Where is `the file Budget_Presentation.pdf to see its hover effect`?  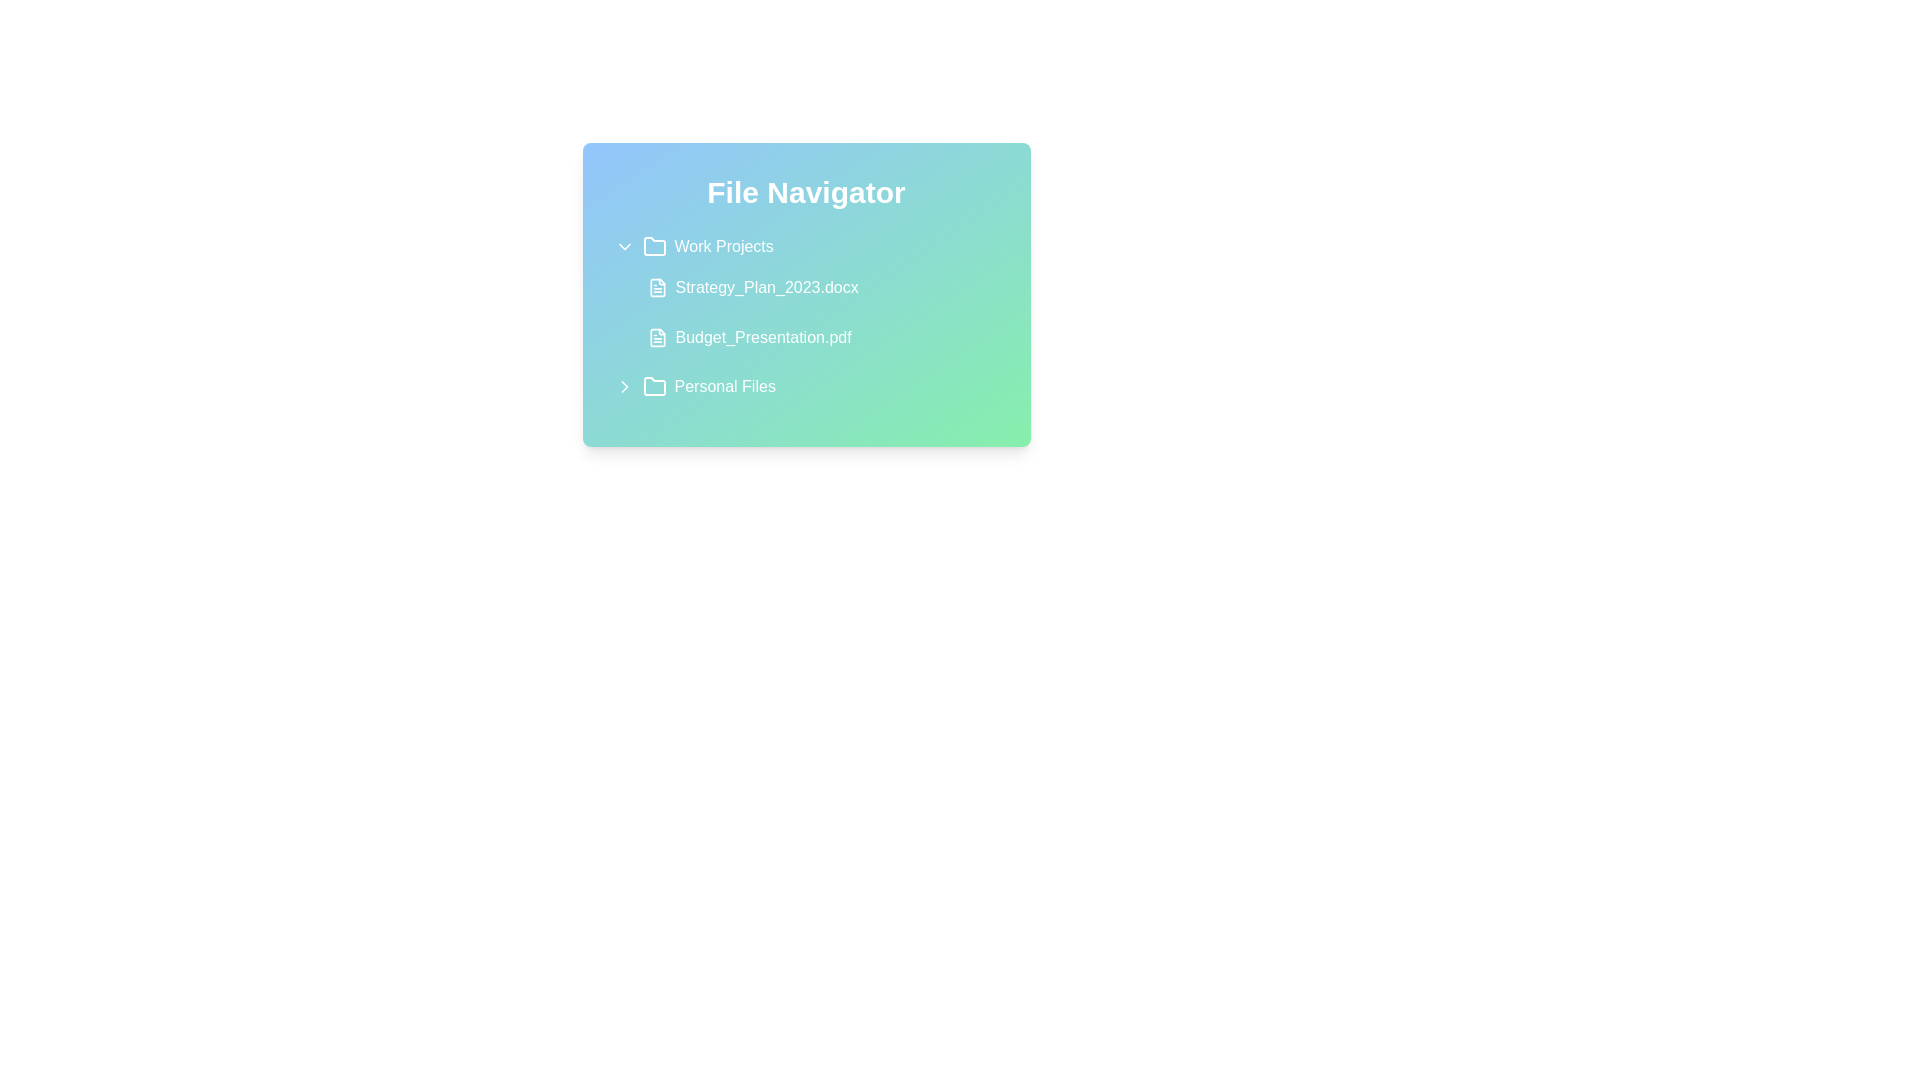 the file Budget_Presentation.pdf to see its hover effect is located at coordinates (818, 337).